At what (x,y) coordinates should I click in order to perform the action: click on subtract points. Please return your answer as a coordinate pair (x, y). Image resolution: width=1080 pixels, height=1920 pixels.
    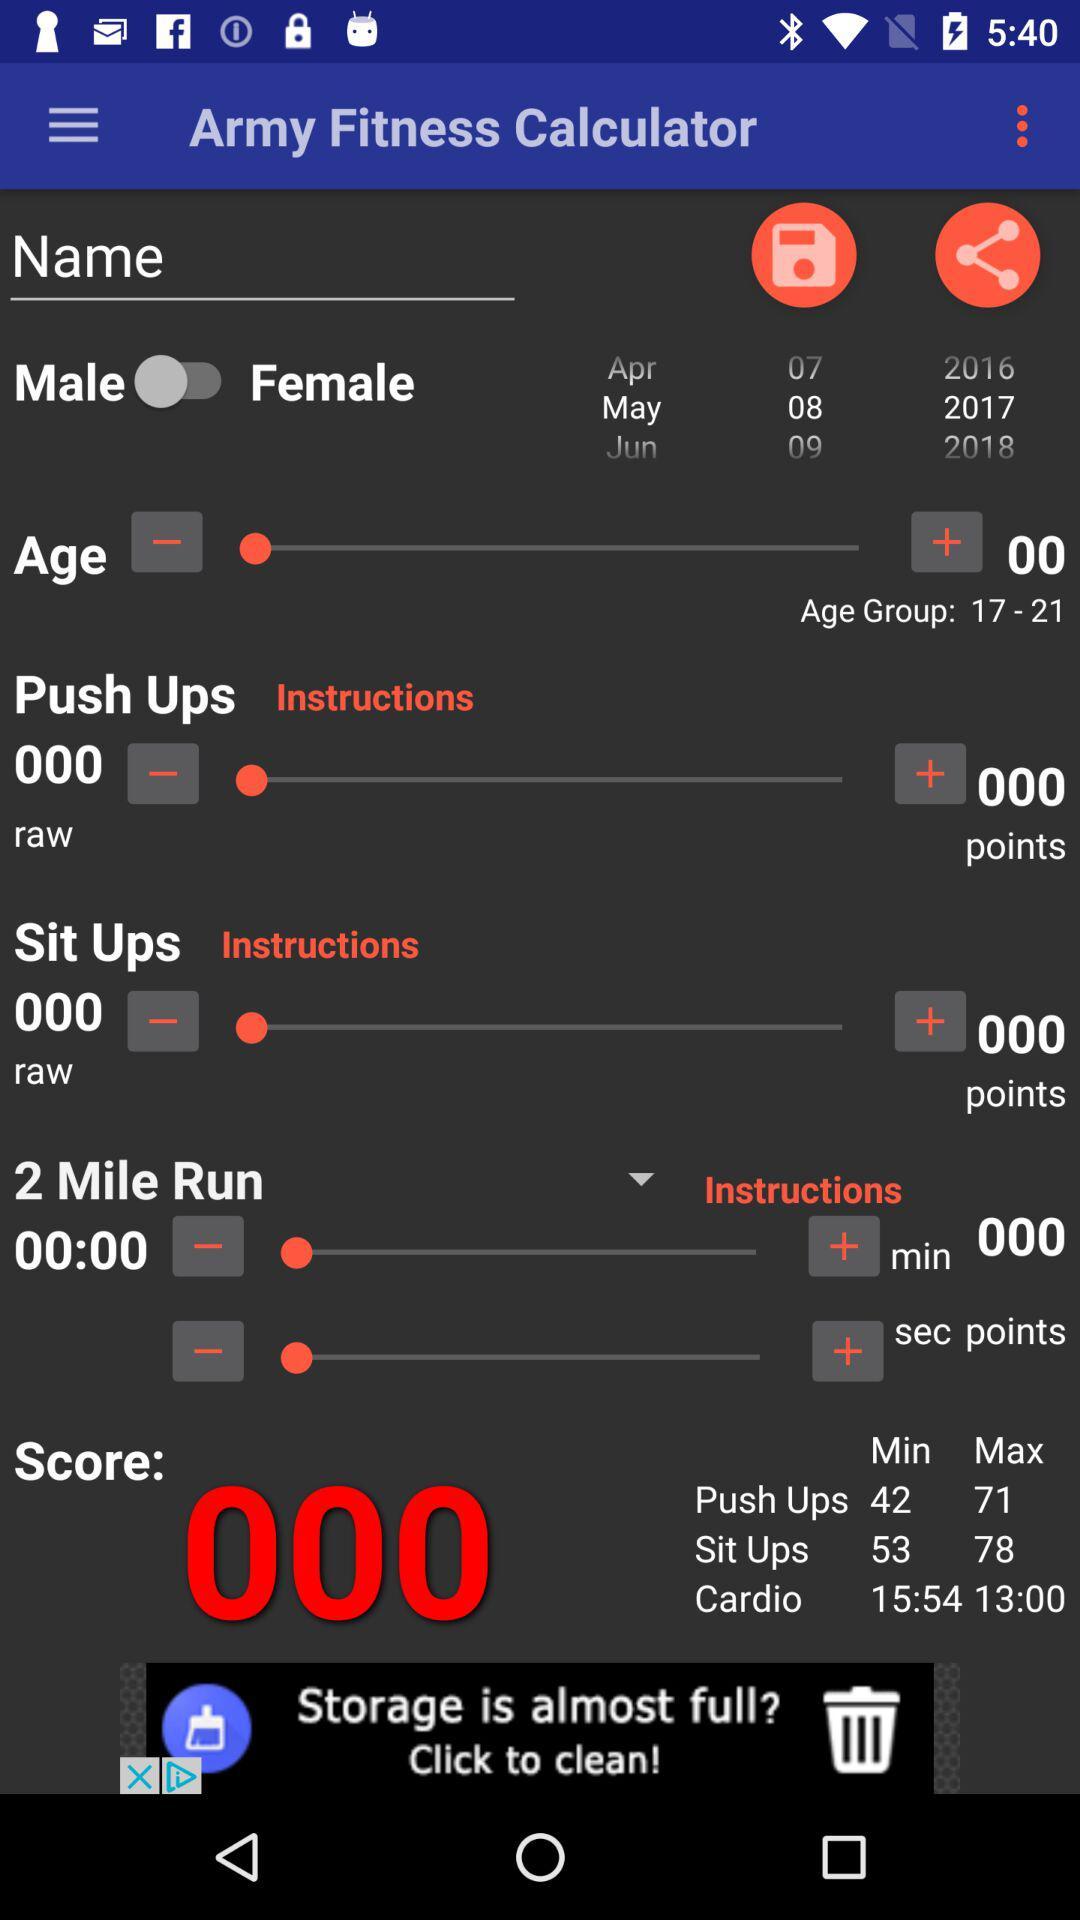
    Looking at the image, I should click on (208, 1351).